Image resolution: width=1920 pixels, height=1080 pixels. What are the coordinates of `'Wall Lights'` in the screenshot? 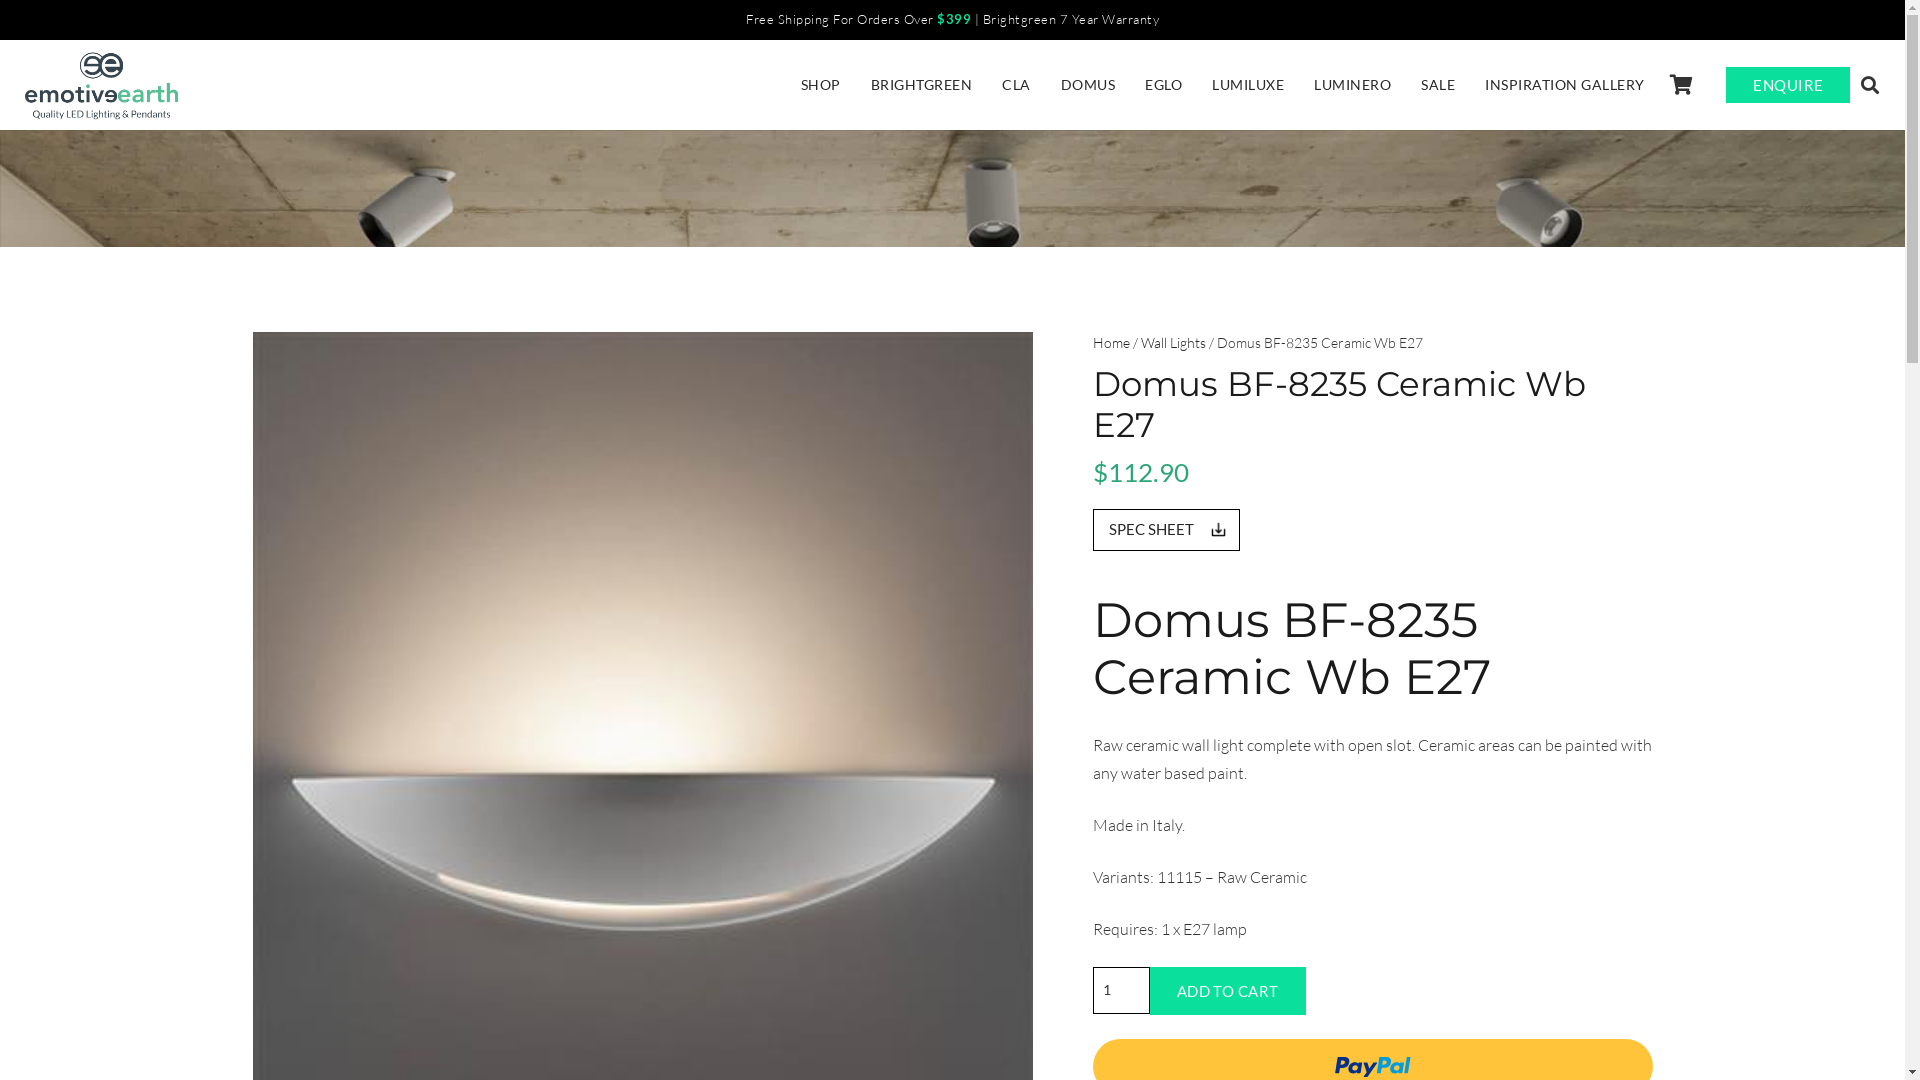 It's located at (1172, 341).